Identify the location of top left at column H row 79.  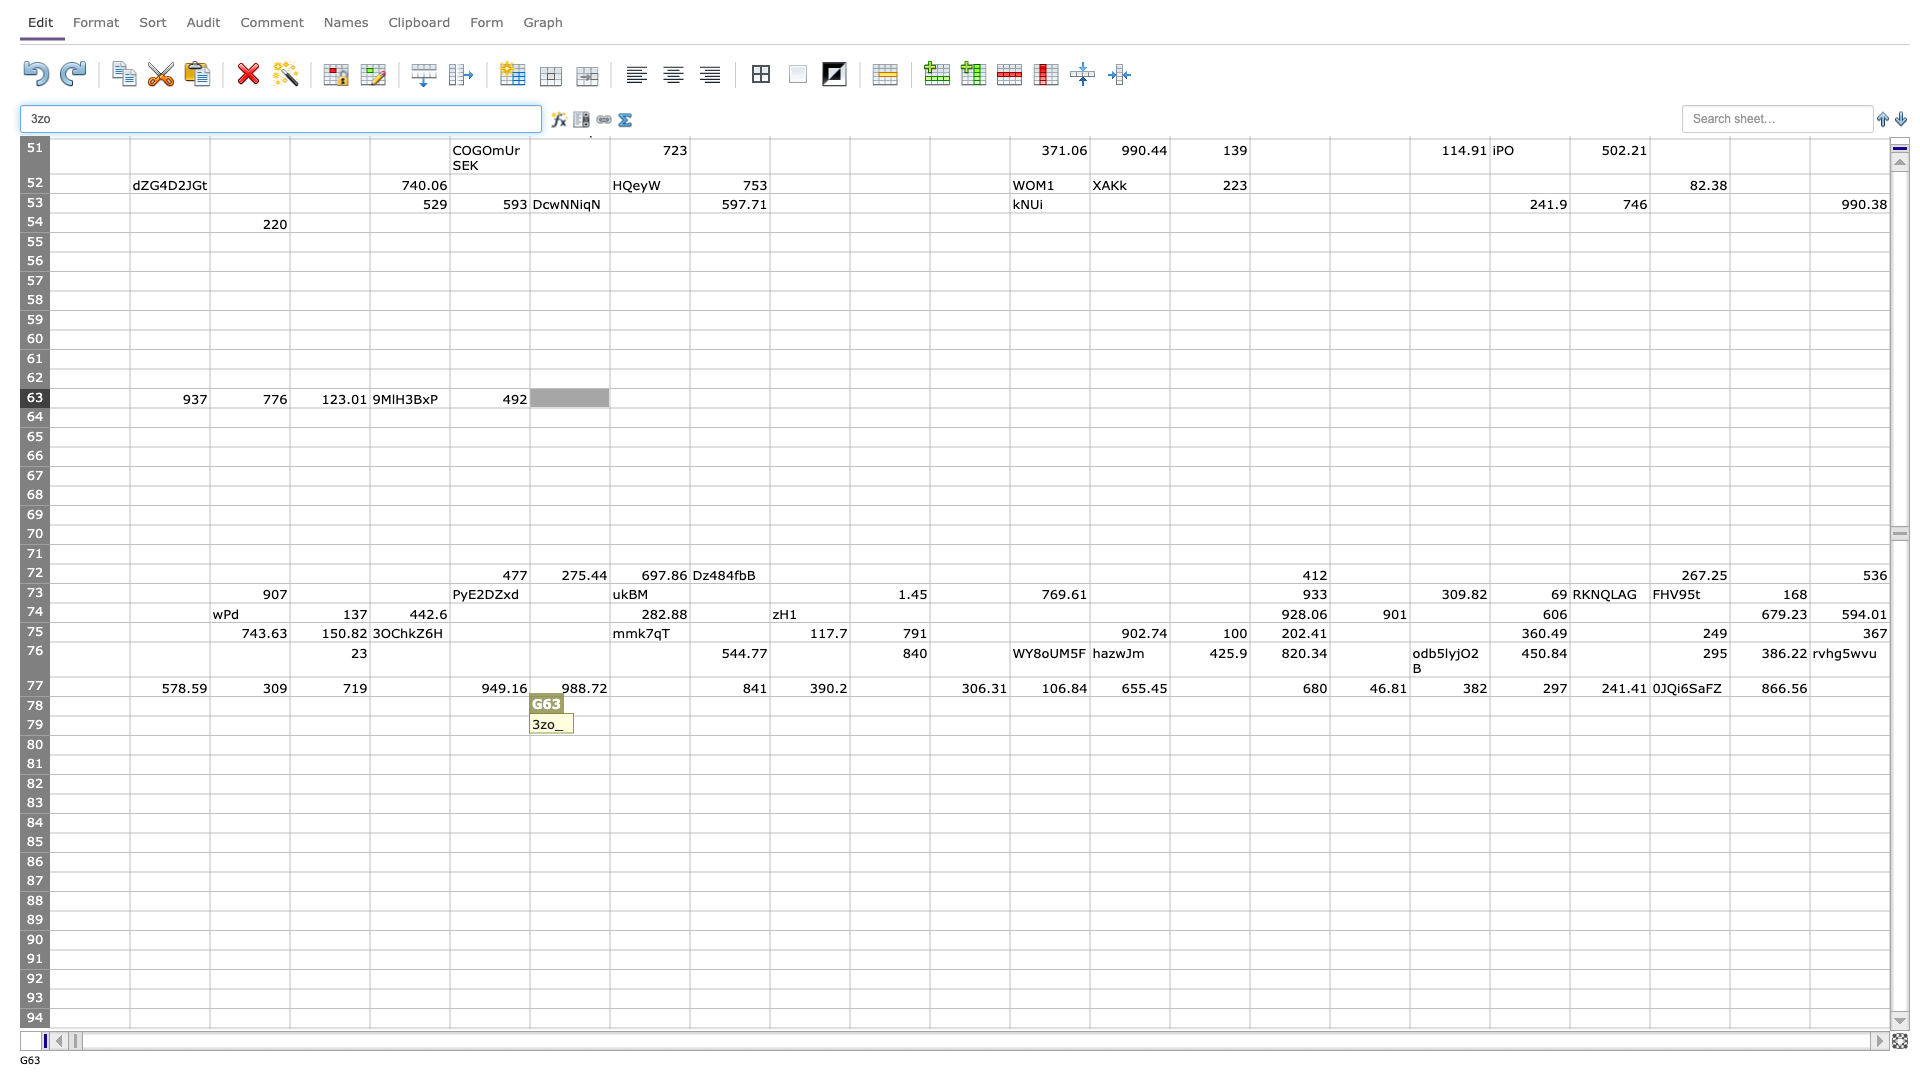
(608, 715).